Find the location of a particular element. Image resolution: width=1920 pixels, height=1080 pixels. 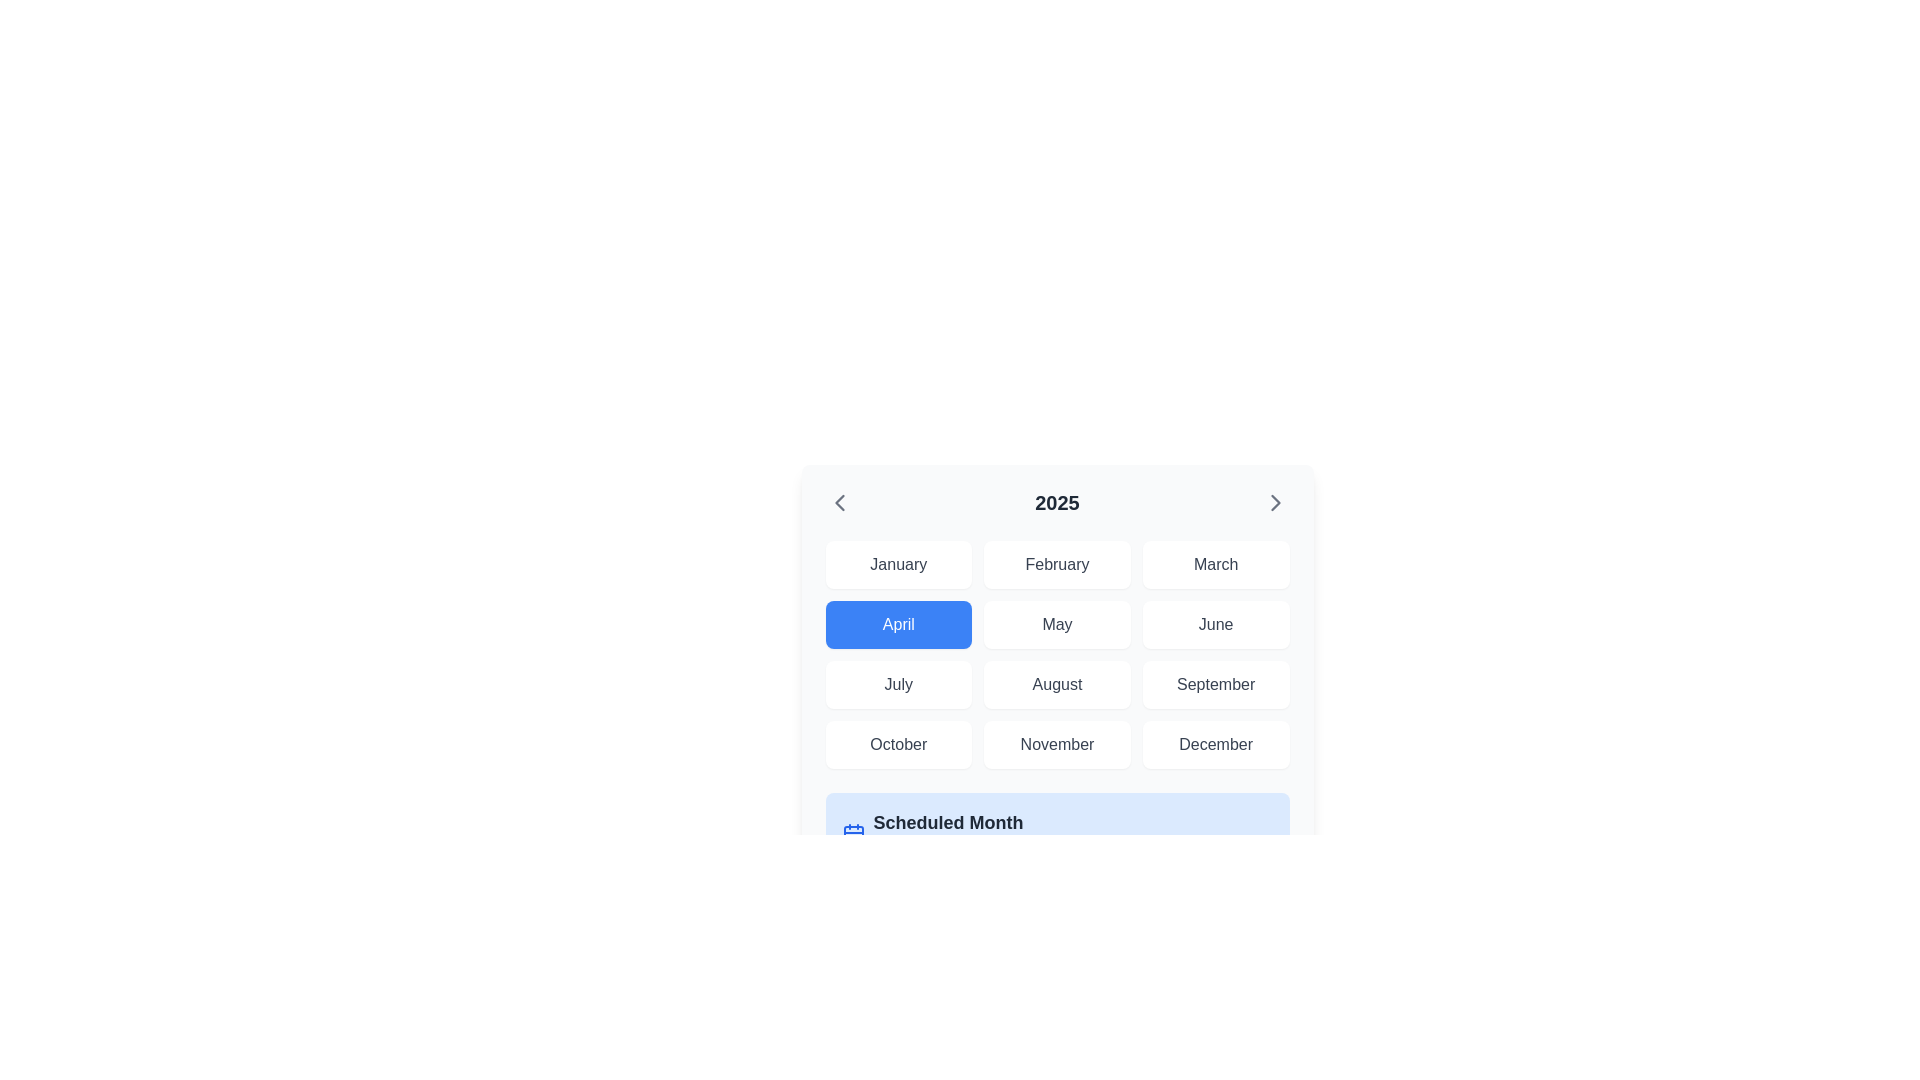

the 'October' button, which is a bold gray text on a white rounded rectangular background located in the bottom-left cell of a 3x4 grid of month names is located at coordinates (896, 744).